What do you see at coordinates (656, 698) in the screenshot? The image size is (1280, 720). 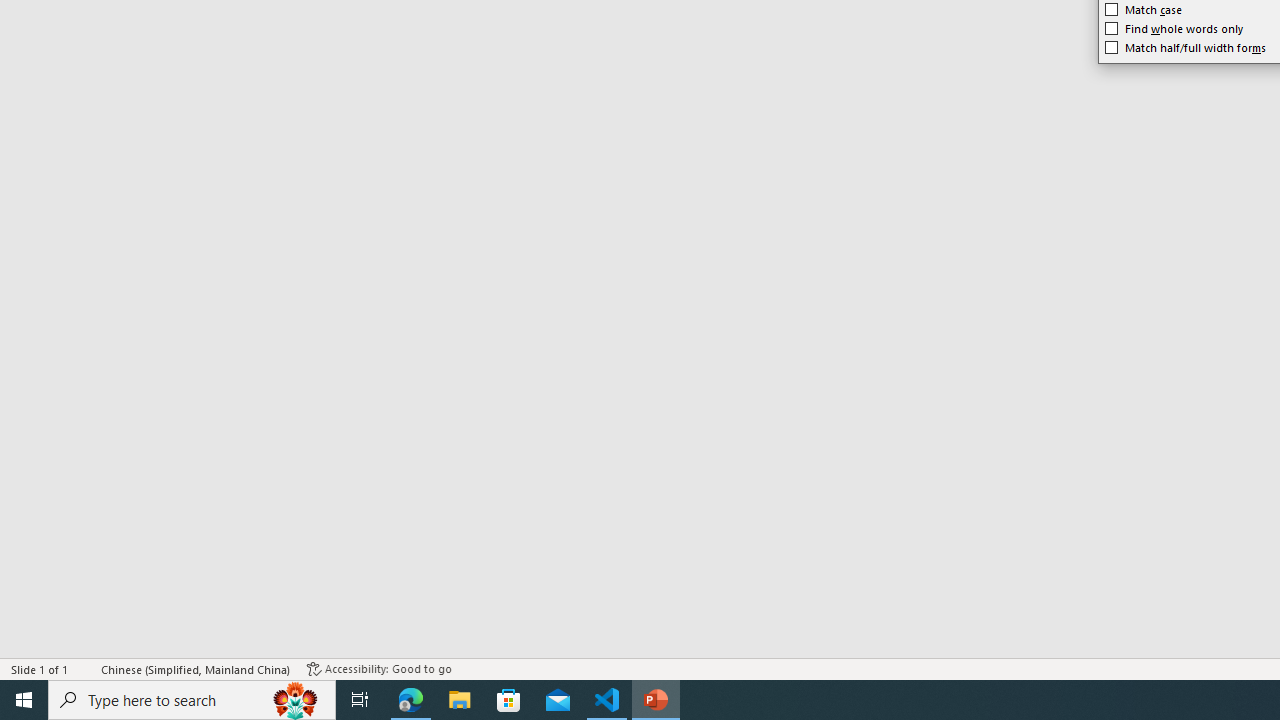 I see `'PowerPoint - 1 running window'` at bounding box center [656, 698].